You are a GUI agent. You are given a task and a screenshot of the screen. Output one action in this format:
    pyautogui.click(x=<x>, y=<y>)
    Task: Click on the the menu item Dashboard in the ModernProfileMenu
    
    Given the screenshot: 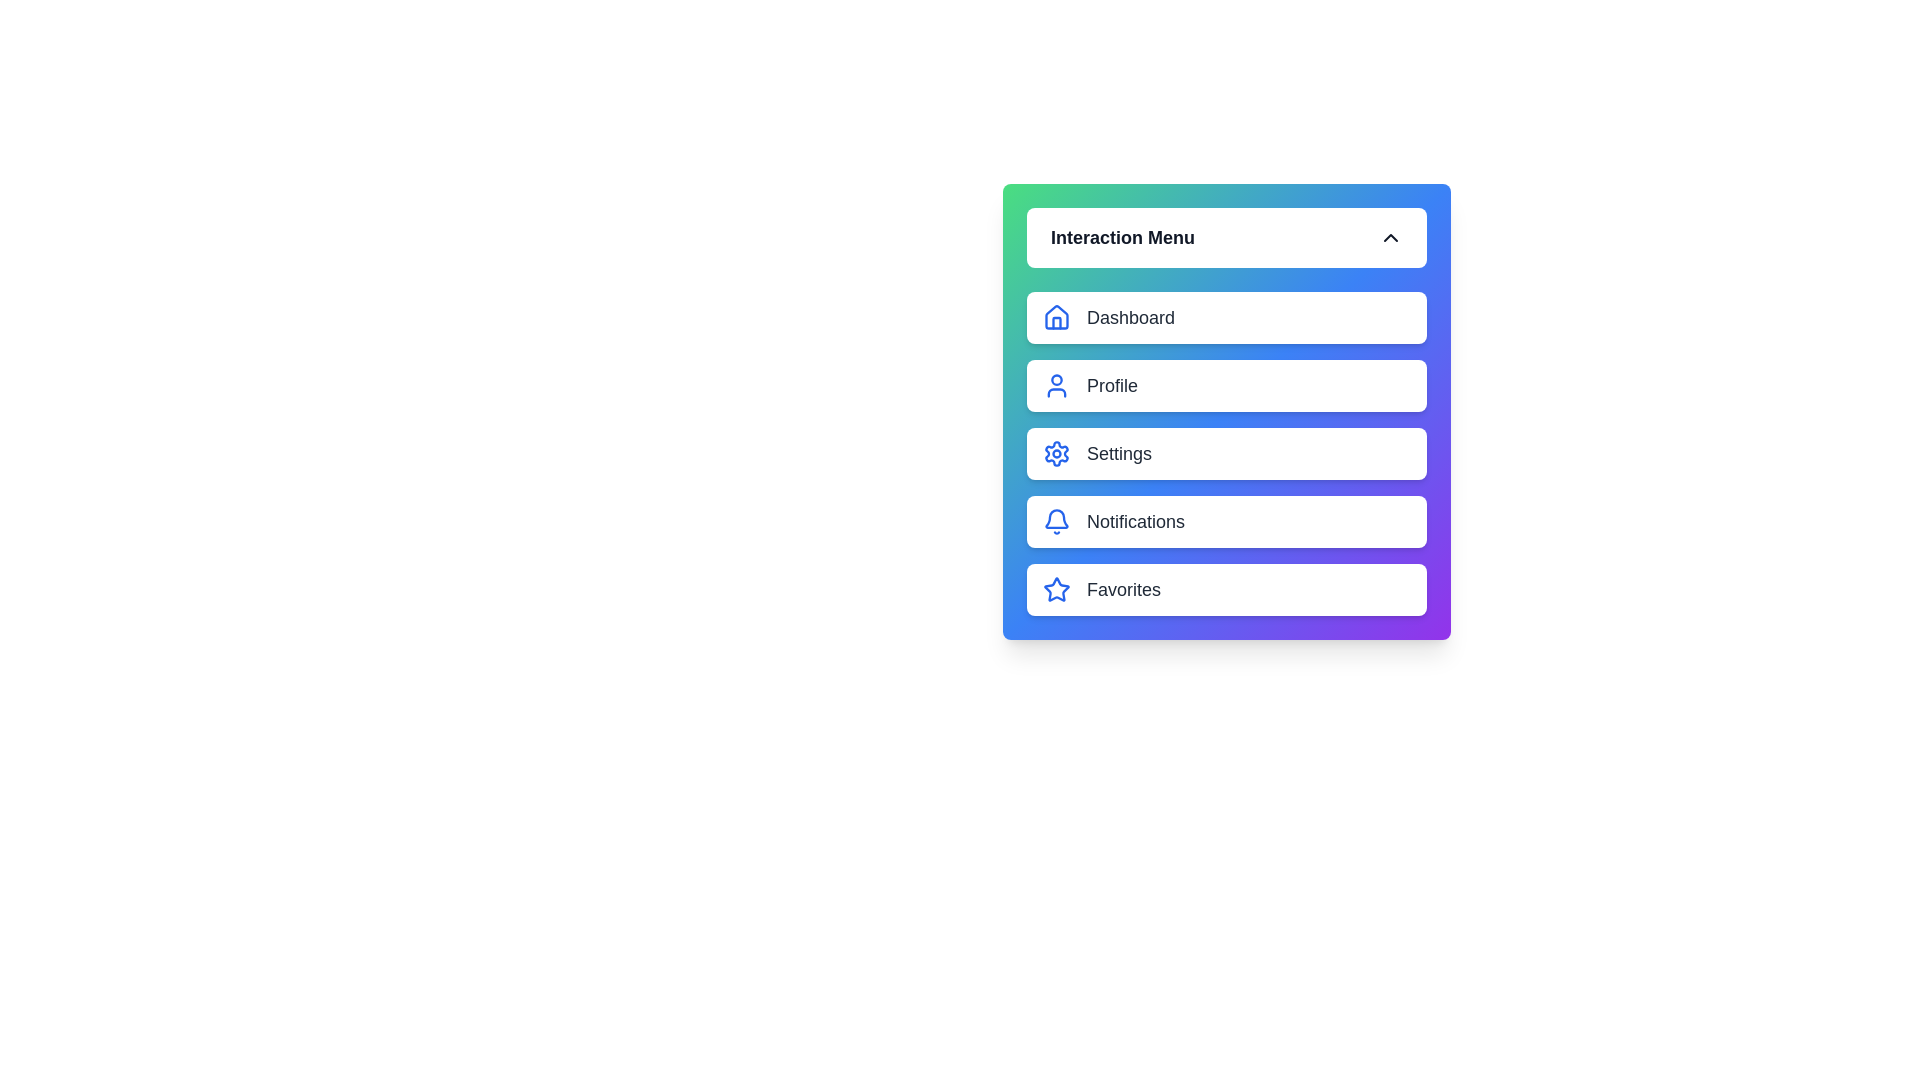 What is the action you would take?
    pyautogui.click(x=1226, y=316)
    